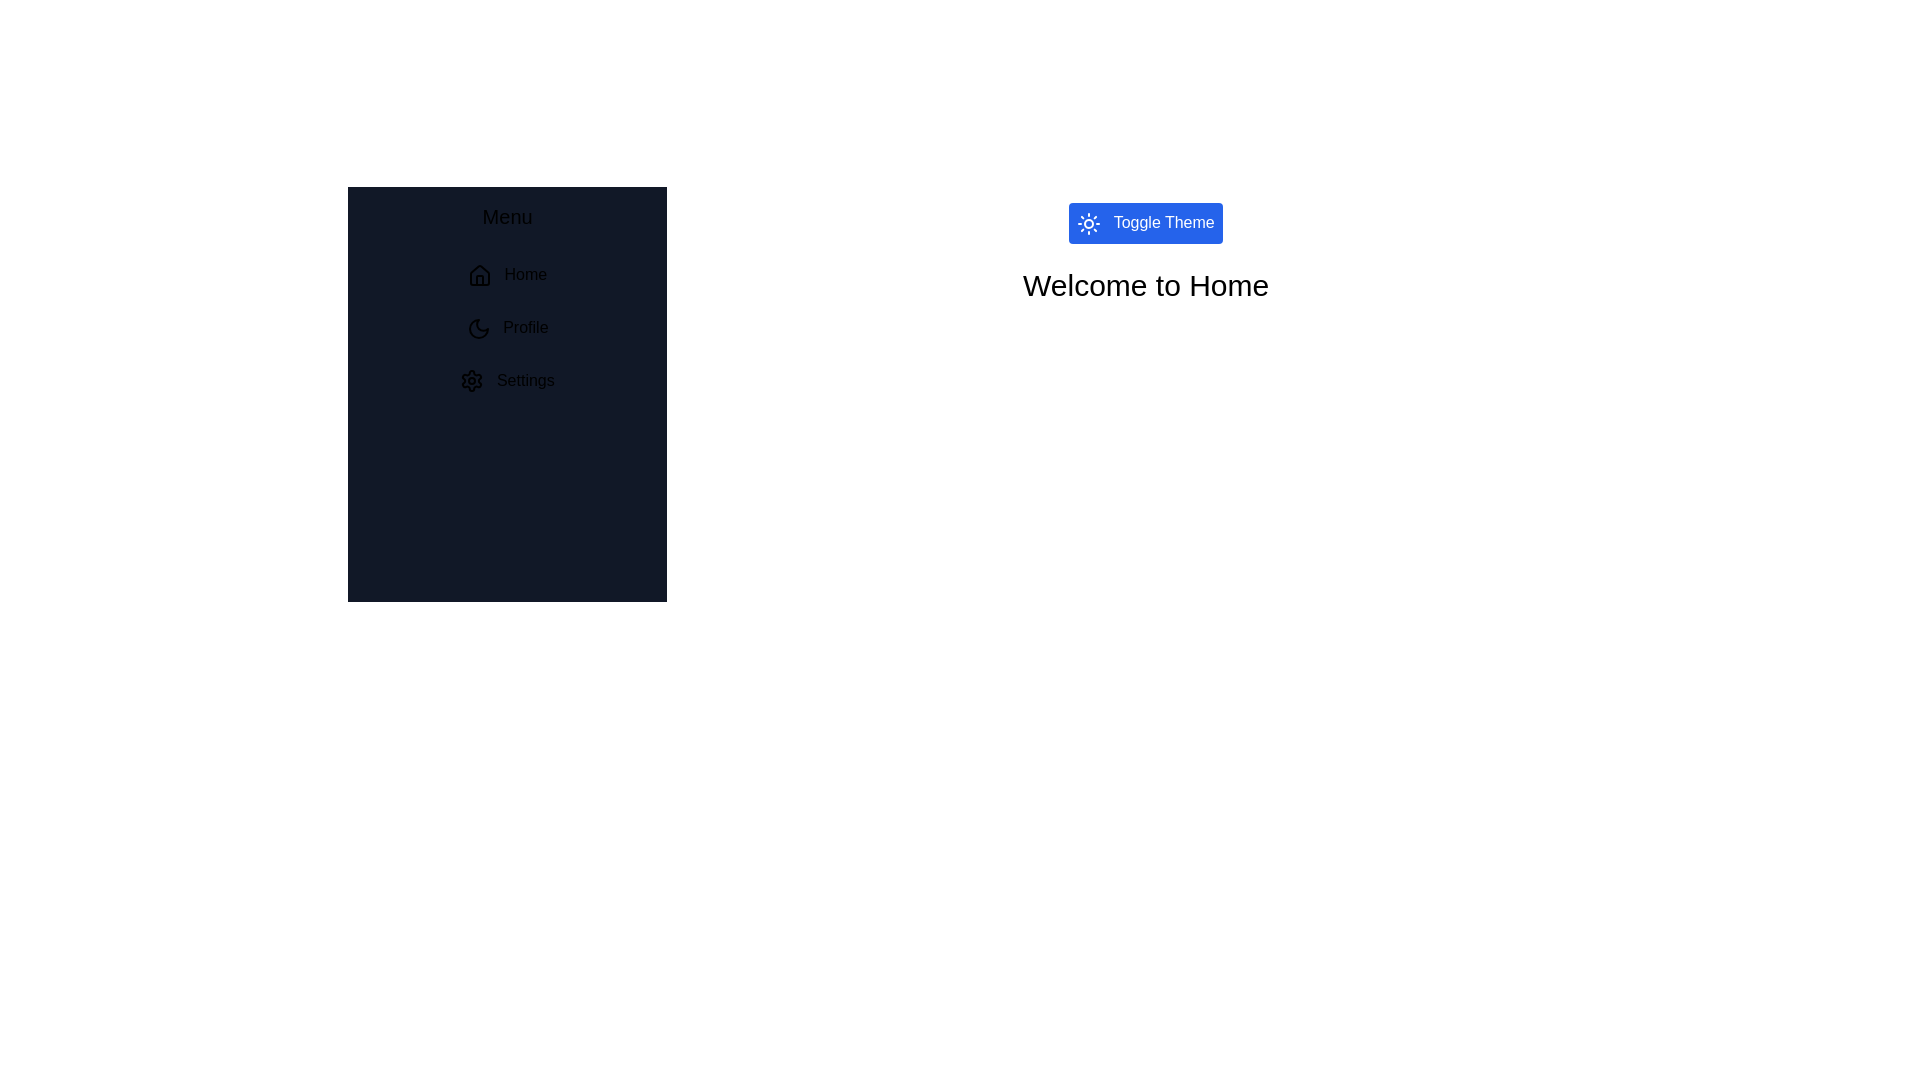 The height and width of the screenshot is (1080, 1920). What do you see at coordinates (1146, 223) in the screenshot?
I see `the 'Toggle Theme' button to toggle the theme between light and dark modes` at bounding box center [1146, 223].